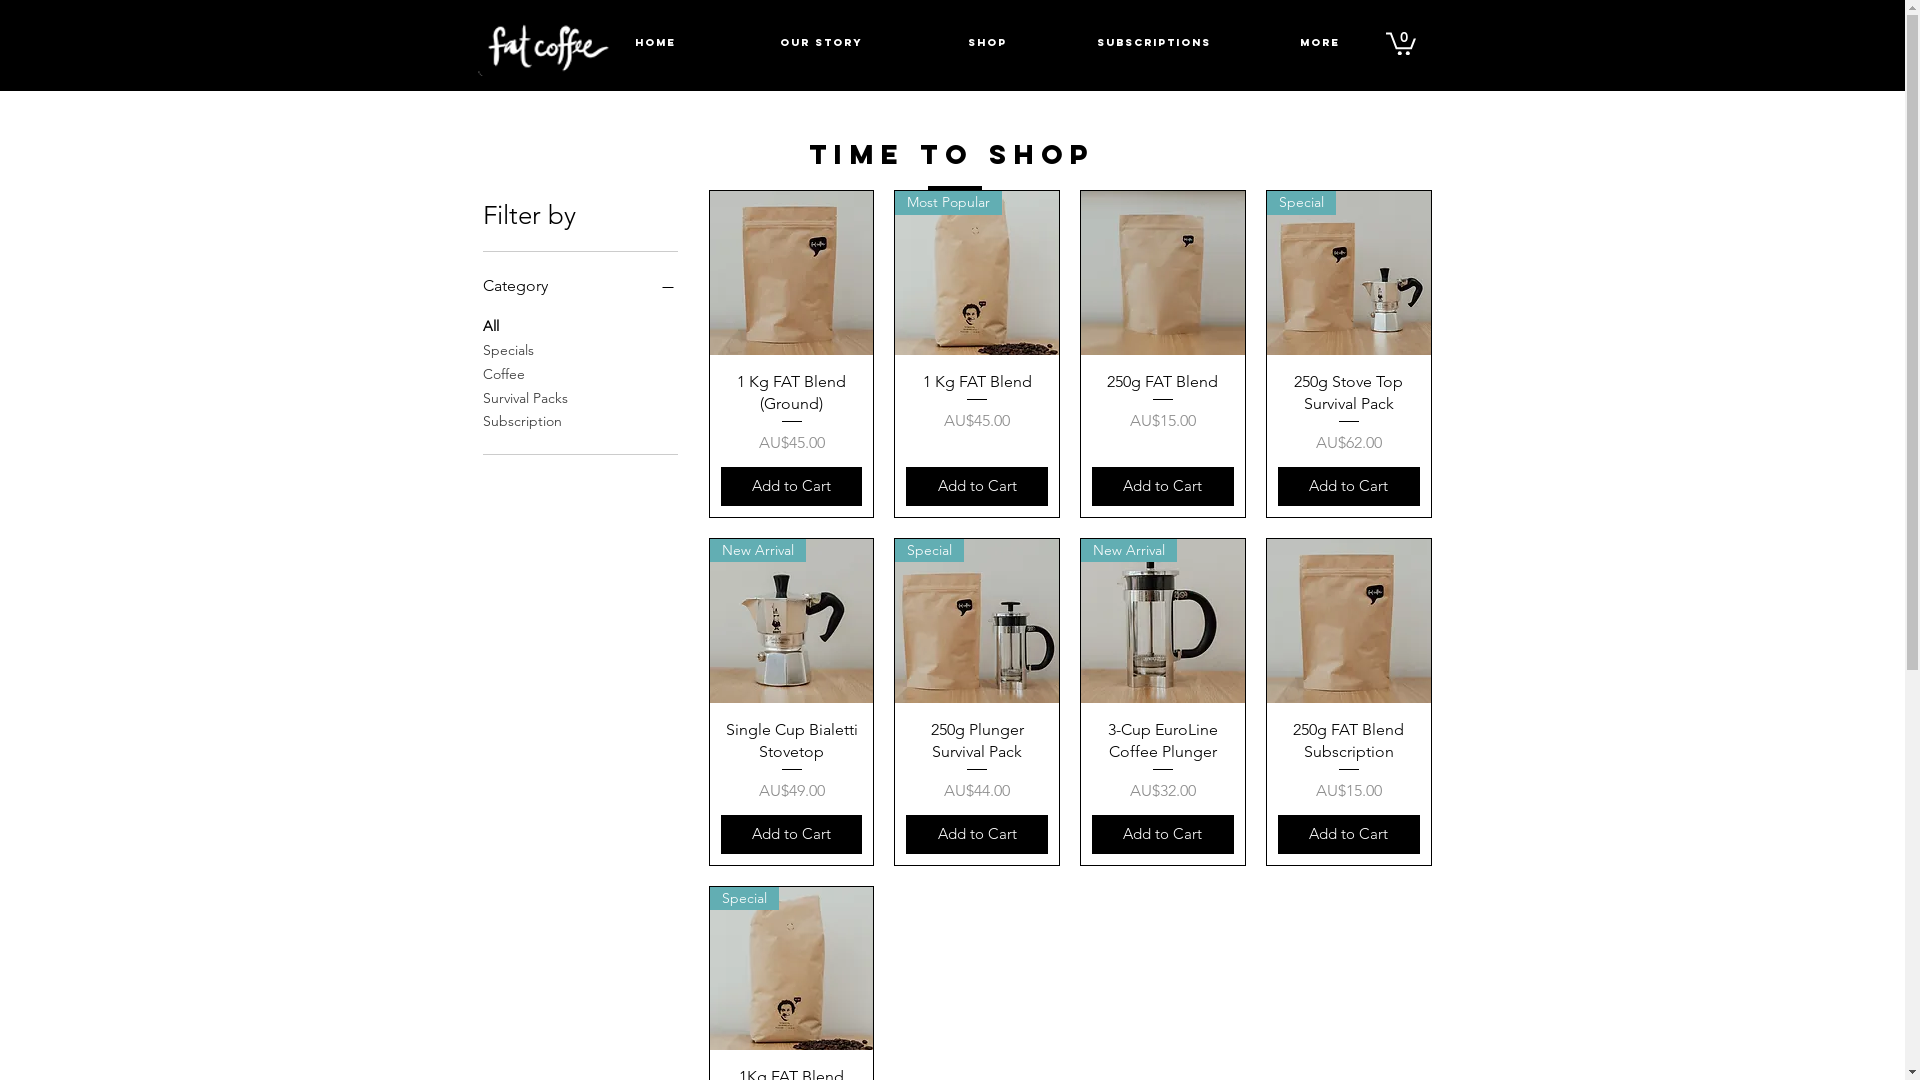 The image size is (1920, 1080). What do you see at coordinates (1162, 412) in the screenshot?
I see `'250g FAT Blend` at bounding box center [1162, 412].